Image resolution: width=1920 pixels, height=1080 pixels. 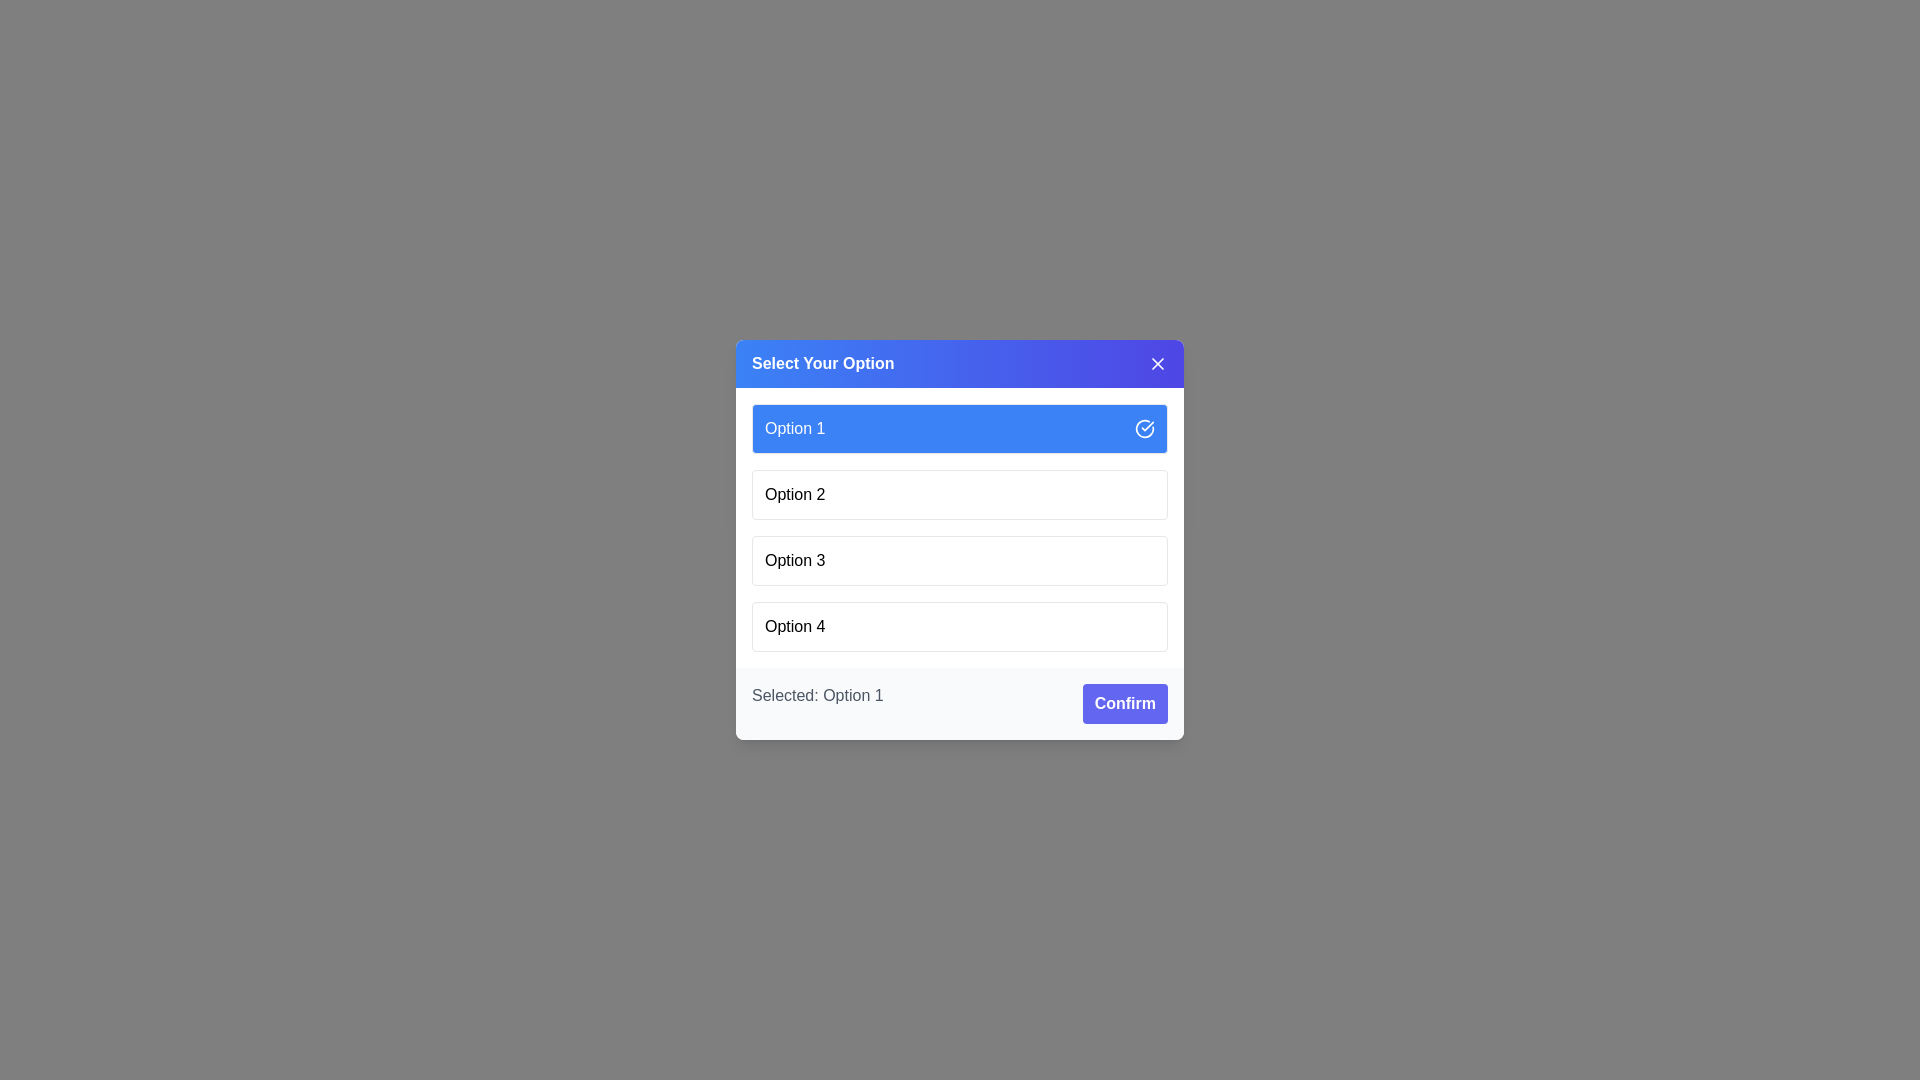 What do you see at coordinates (1145, 427) in the screenshot?
I see `the Confirmation icon located to the right of 'Option 1', which is a circular icon with a checkmark design, to interact with it` at bounding box center [1145, 427].